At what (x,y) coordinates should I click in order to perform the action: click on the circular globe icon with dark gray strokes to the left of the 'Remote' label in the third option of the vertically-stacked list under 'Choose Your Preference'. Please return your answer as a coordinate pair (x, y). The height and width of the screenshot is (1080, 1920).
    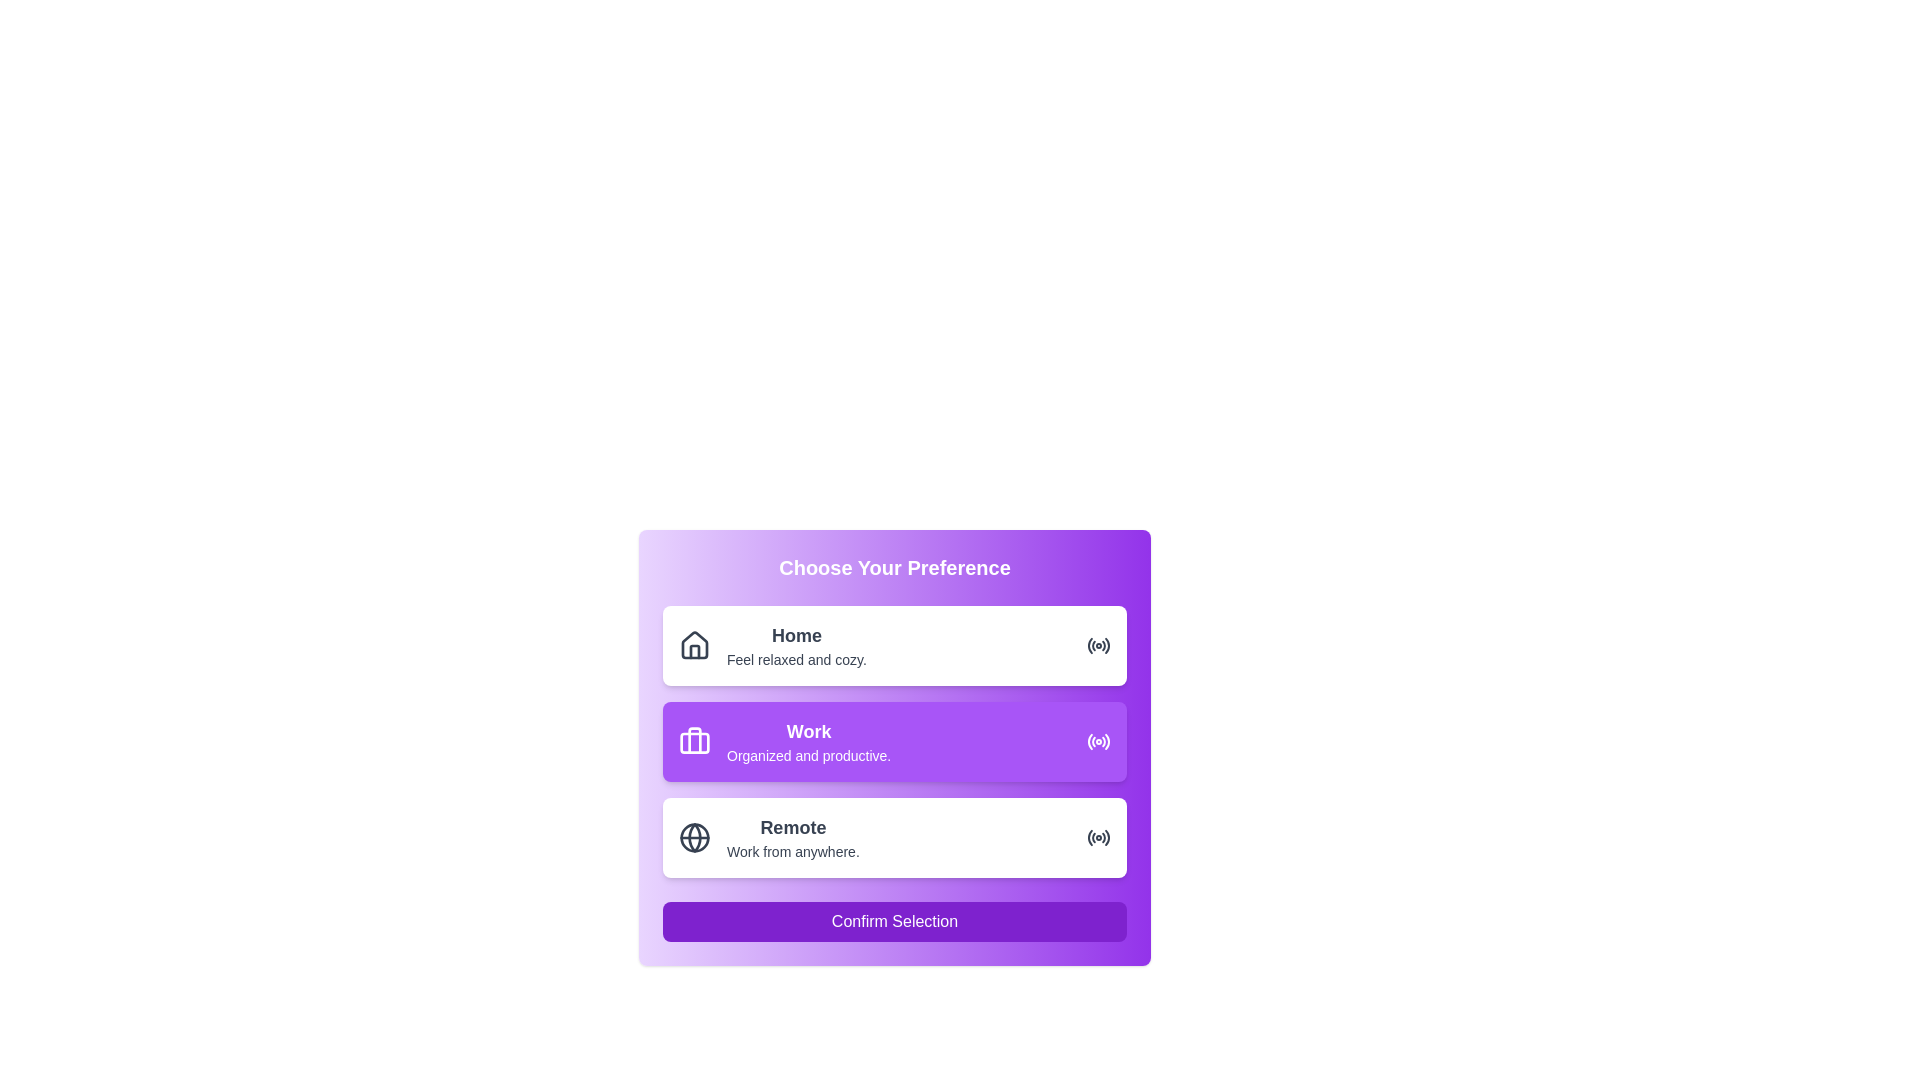
    Looking at the image, I should click on (695, 837).